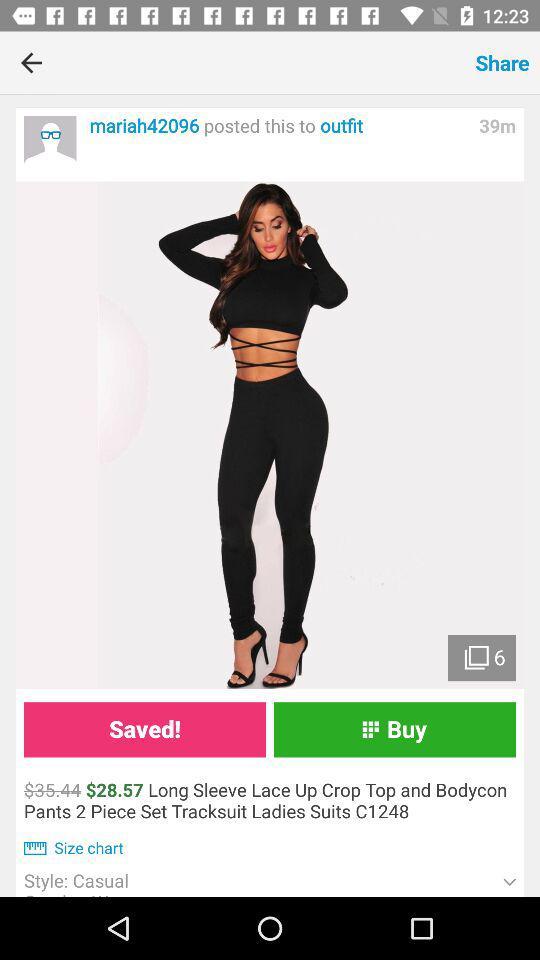 This screenshot has height=960, width=540. Describe the element at coordinates (278, 125) in the screenshot. I see `the item next to the 39m icon` at that location.